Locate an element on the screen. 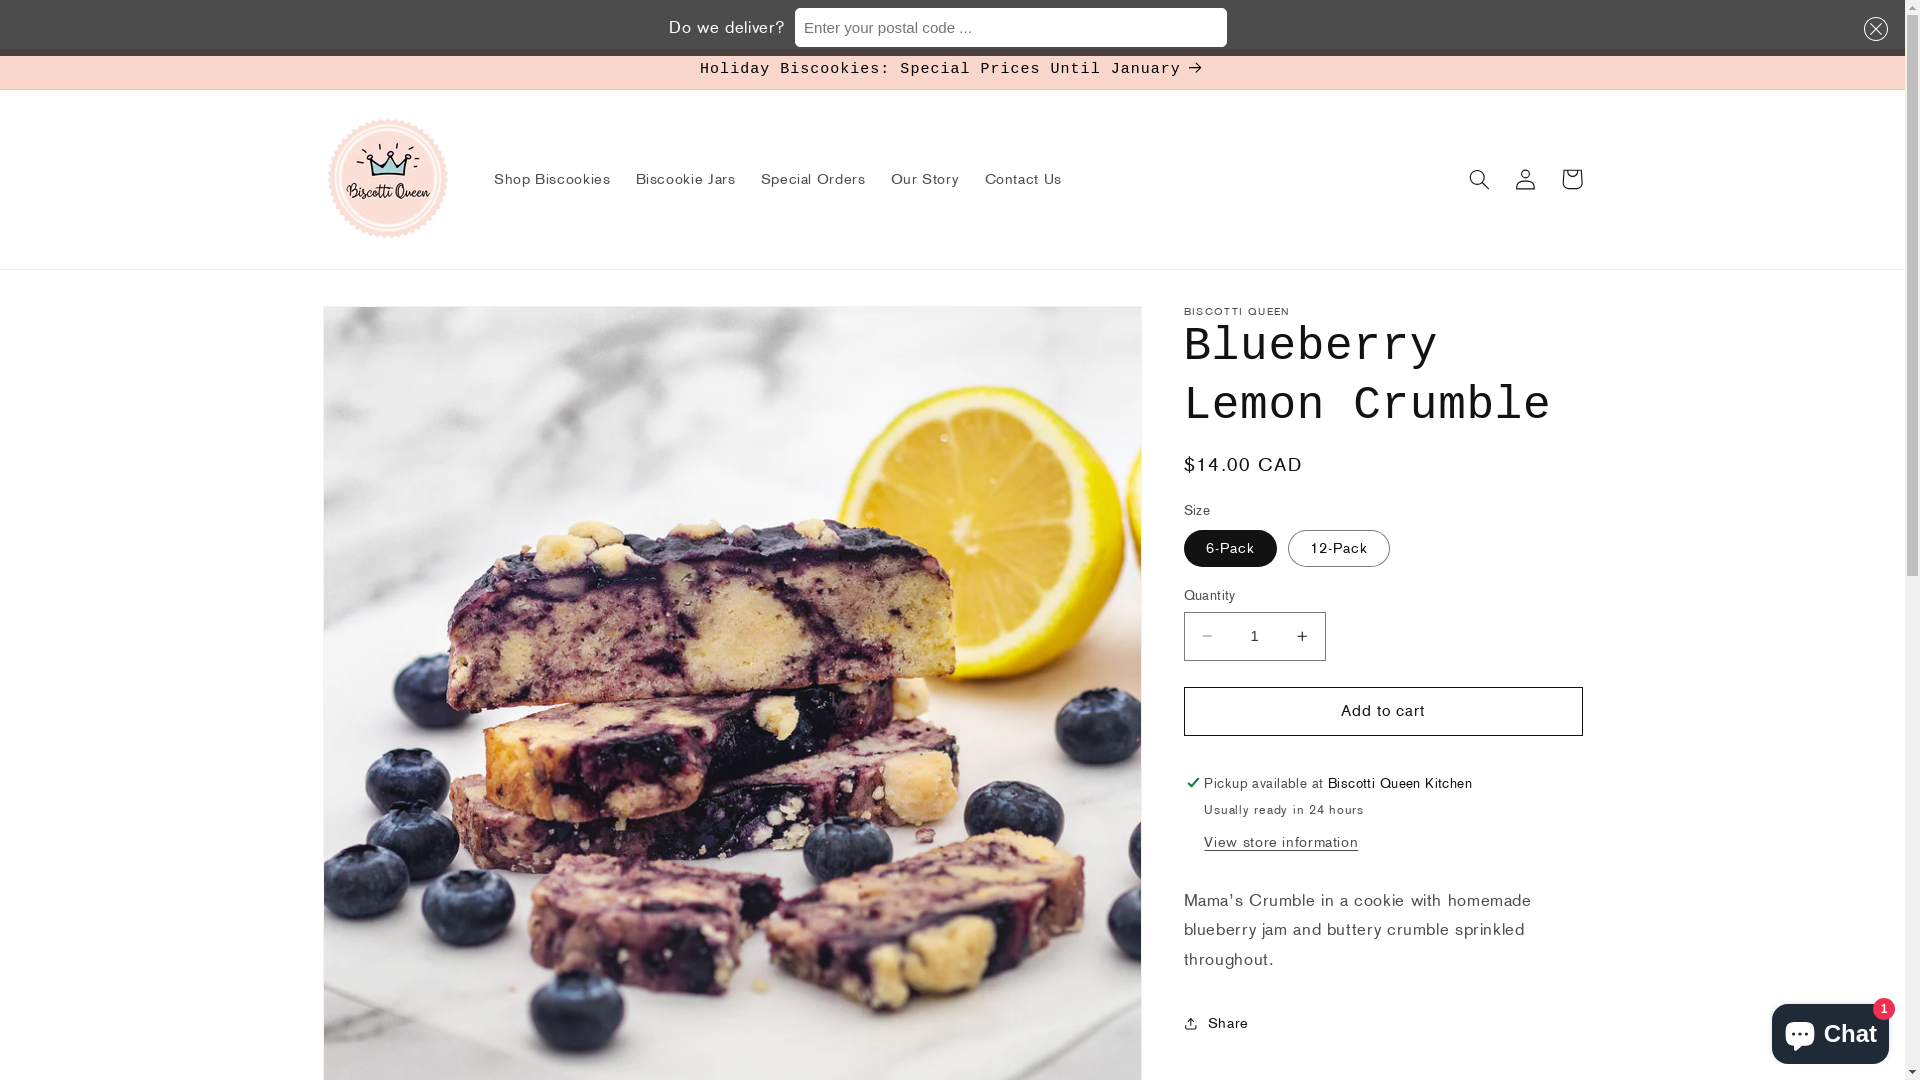 Image resolution: width=1920 pixels, height=1080 pixels. 'Contact Us' is located at coordinates (1023, 177).